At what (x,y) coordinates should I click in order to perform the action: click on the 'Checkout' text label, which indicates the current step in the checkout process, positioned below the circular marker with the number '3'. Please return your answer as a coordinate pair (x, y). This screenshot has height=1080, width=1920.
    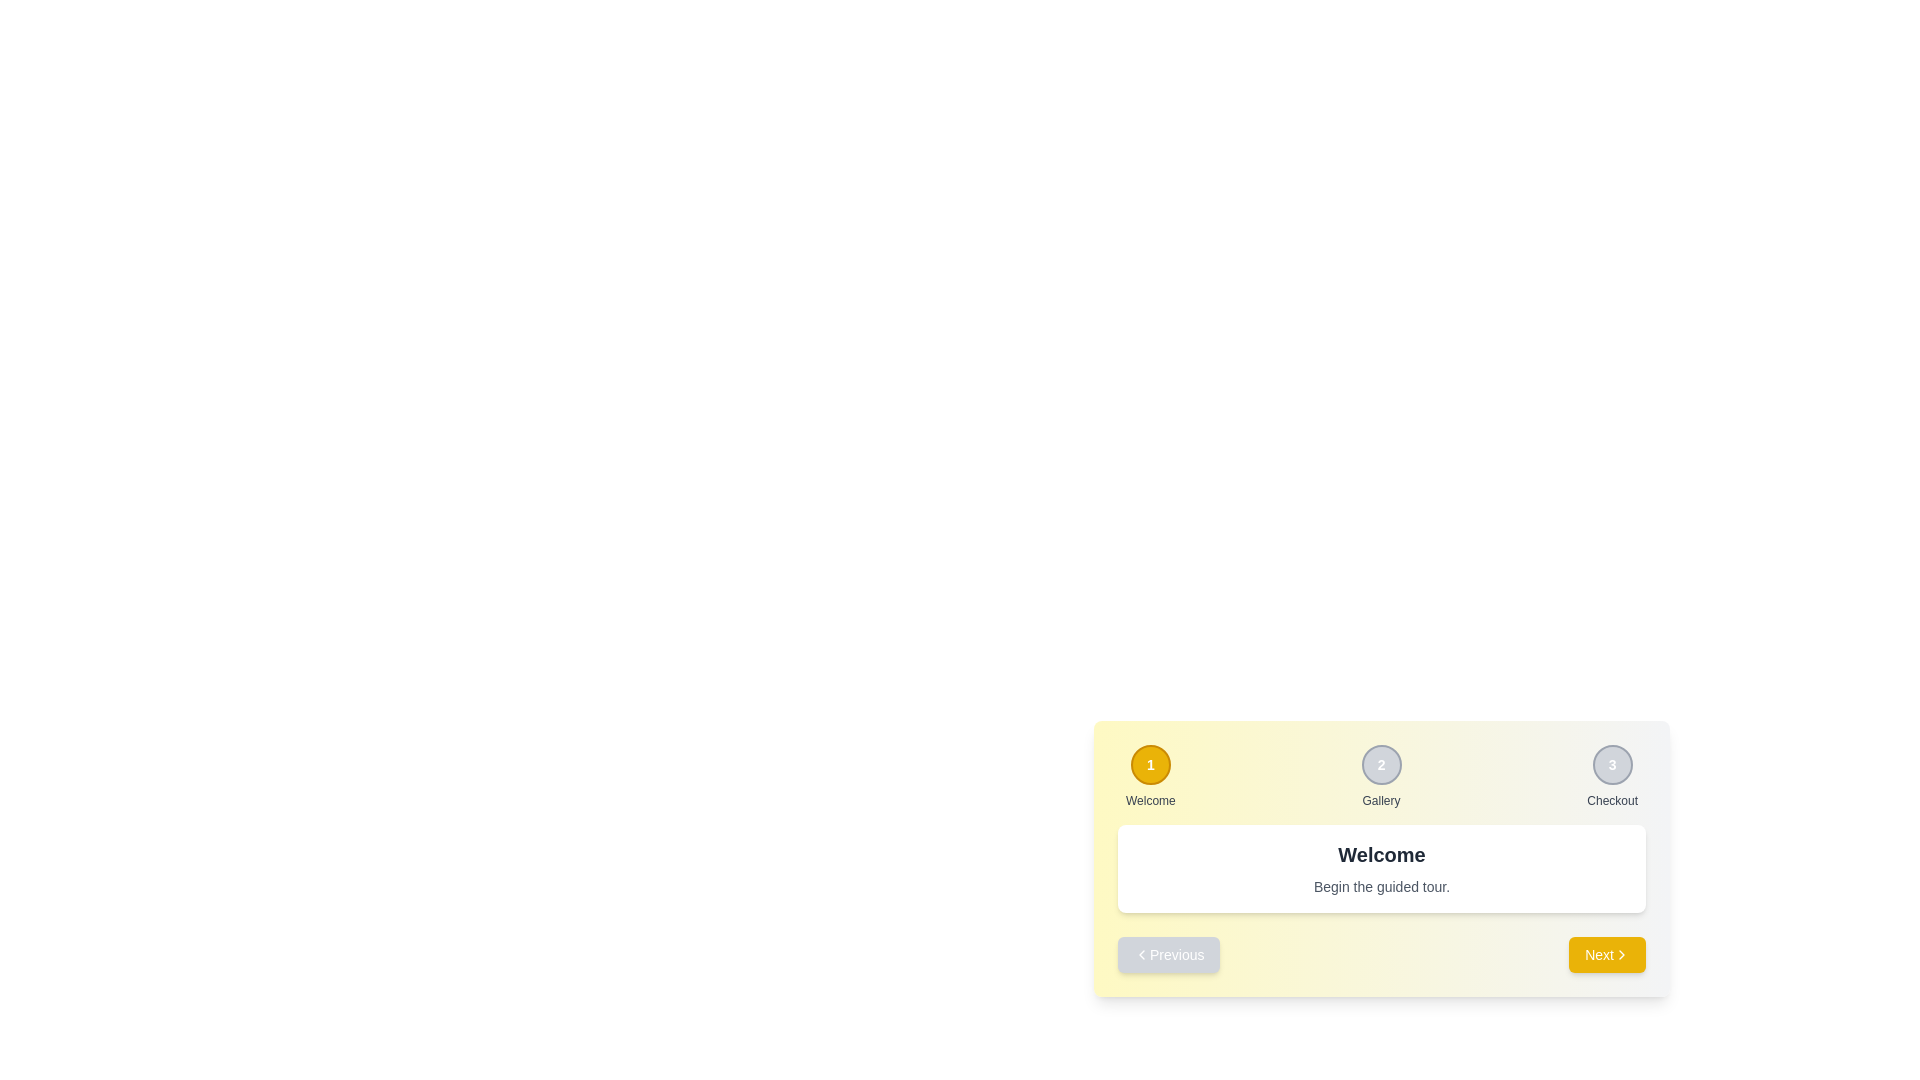
    Looking at the image, I should click on (1612, 800).